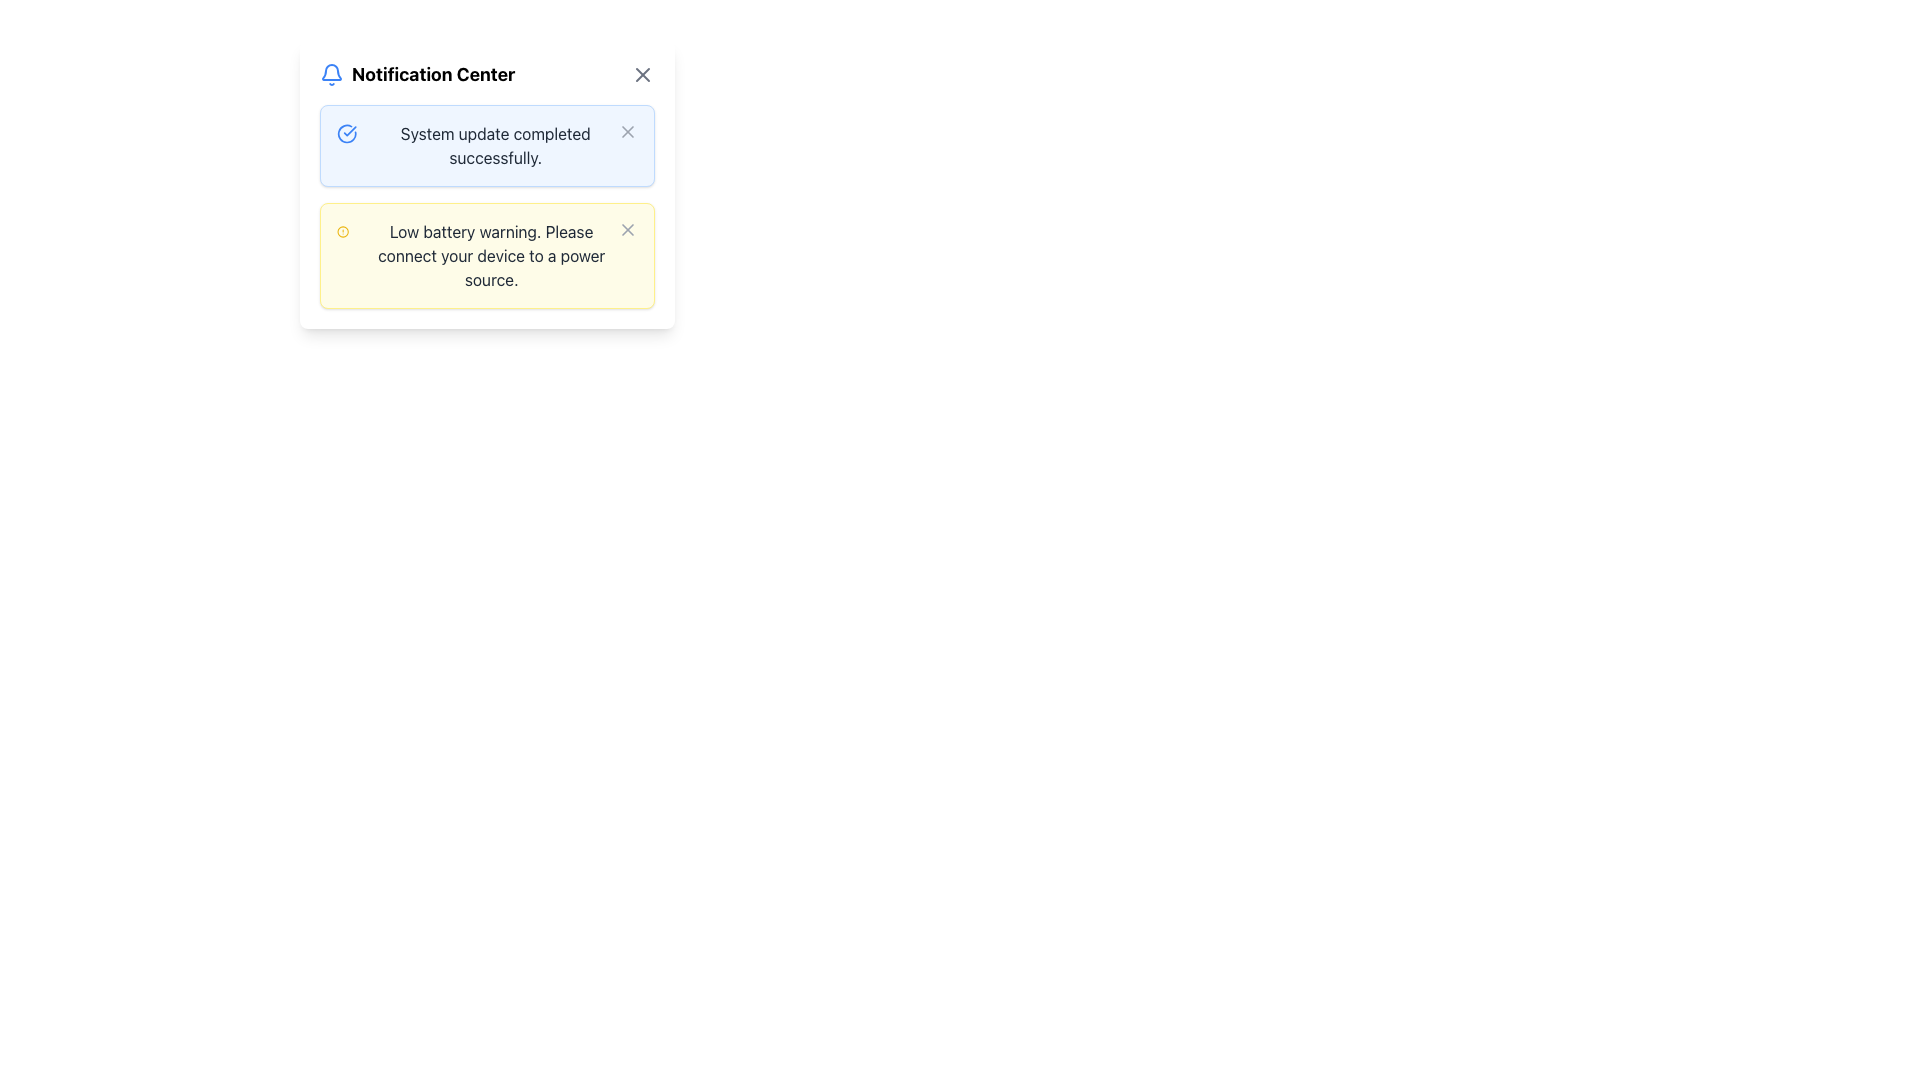 This screenshot has height=1080, width=1920. What do you see at coordinates (495, 145) in the screenshot?
I see `the success notification text label positioned to the right of the checkmark icon` at bounding box center [495, 145].